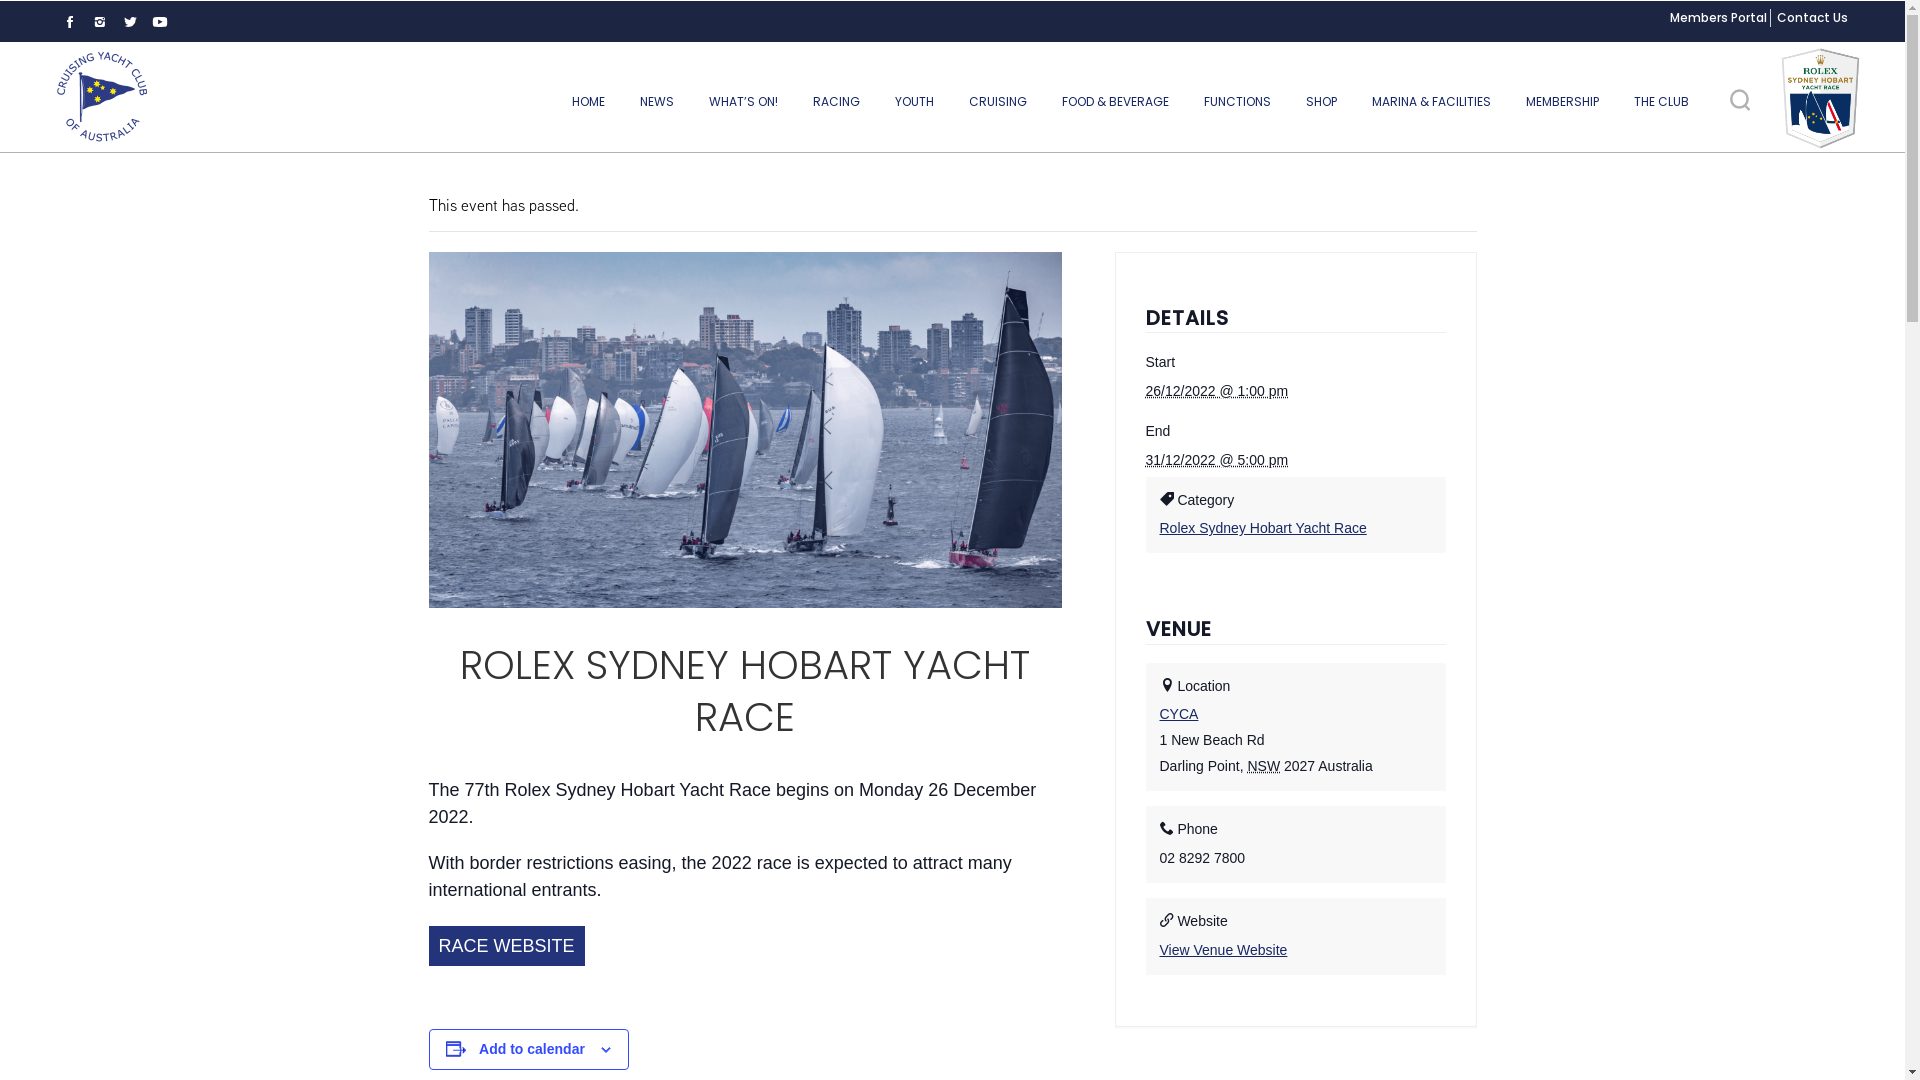 This screenshot has width=1920, height=1080. I want to click on 'Show/hide search', so click(1738, 100).